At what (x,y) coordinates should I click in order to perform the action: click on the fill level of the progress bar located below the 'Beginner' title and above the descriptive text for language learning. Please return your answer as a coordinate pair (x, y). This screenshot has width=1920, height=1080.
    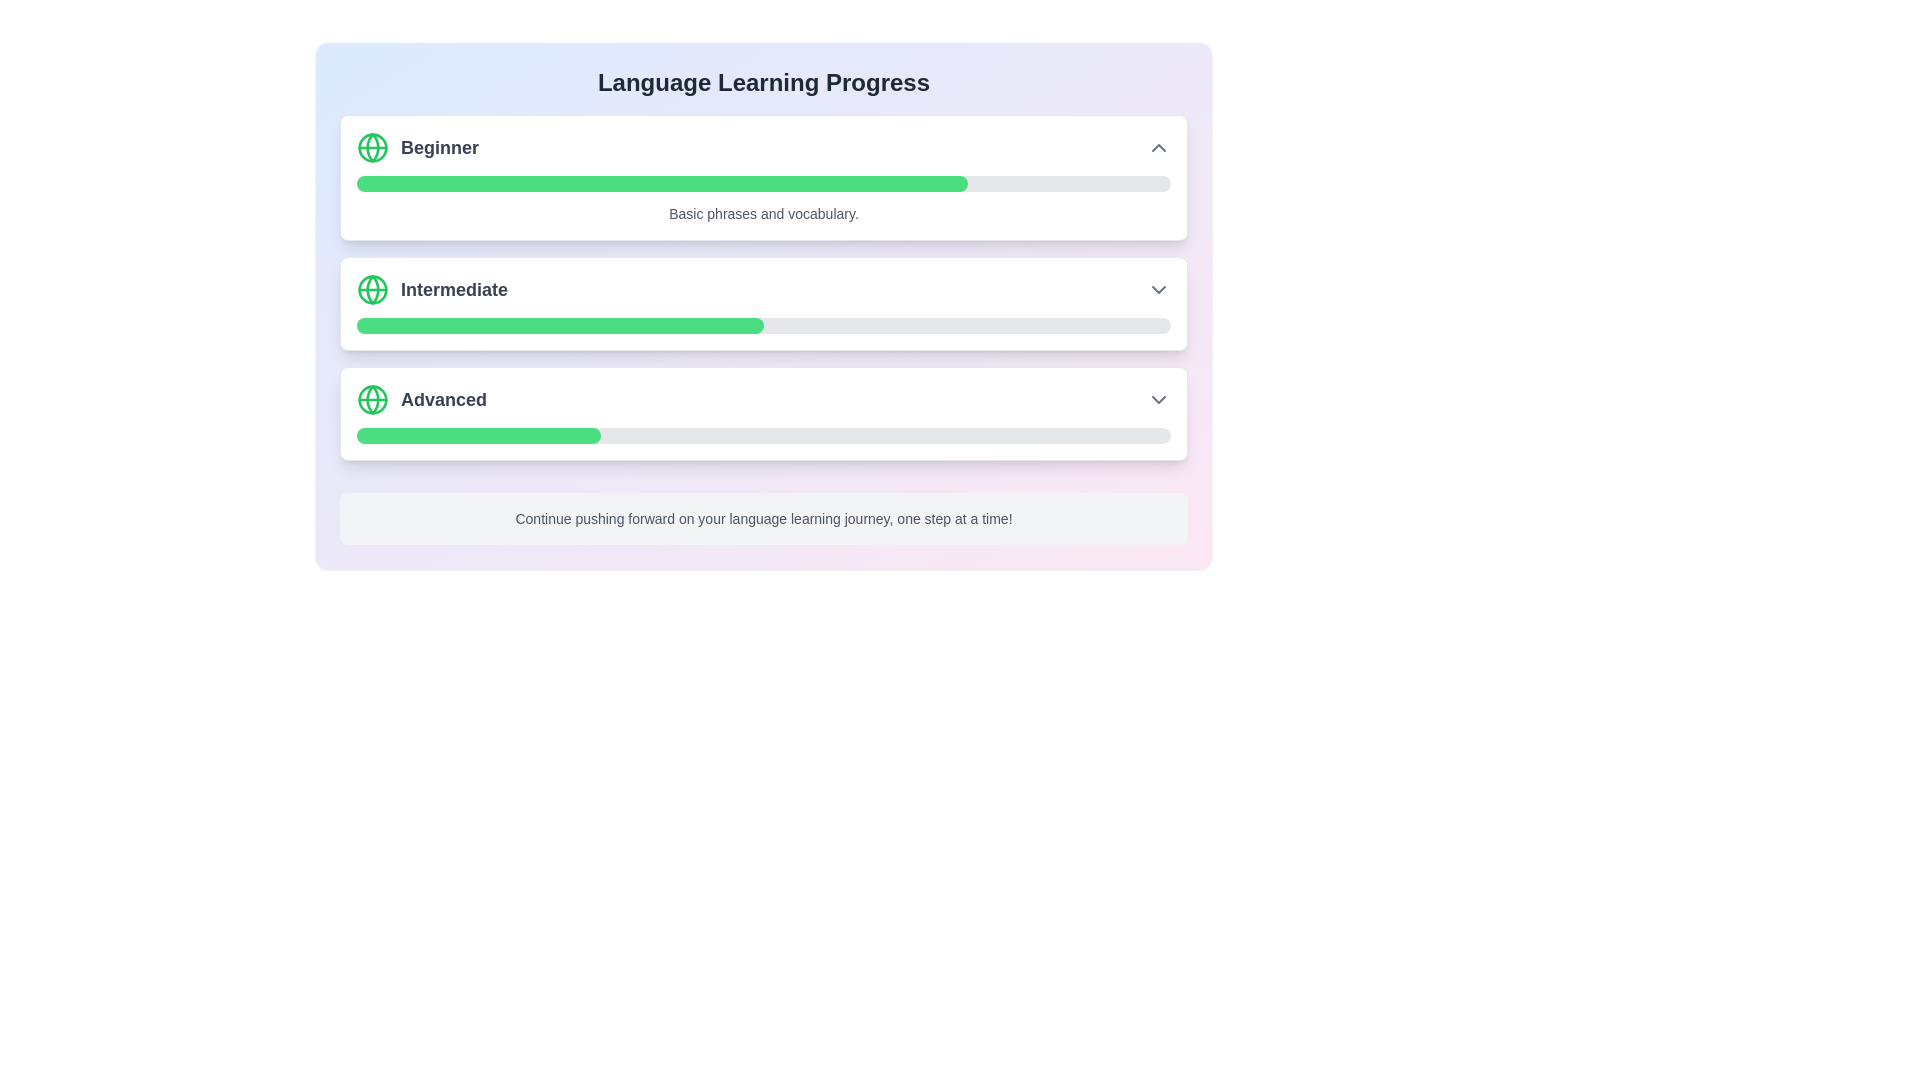
    Looking at the image, I should click on (762, 184).